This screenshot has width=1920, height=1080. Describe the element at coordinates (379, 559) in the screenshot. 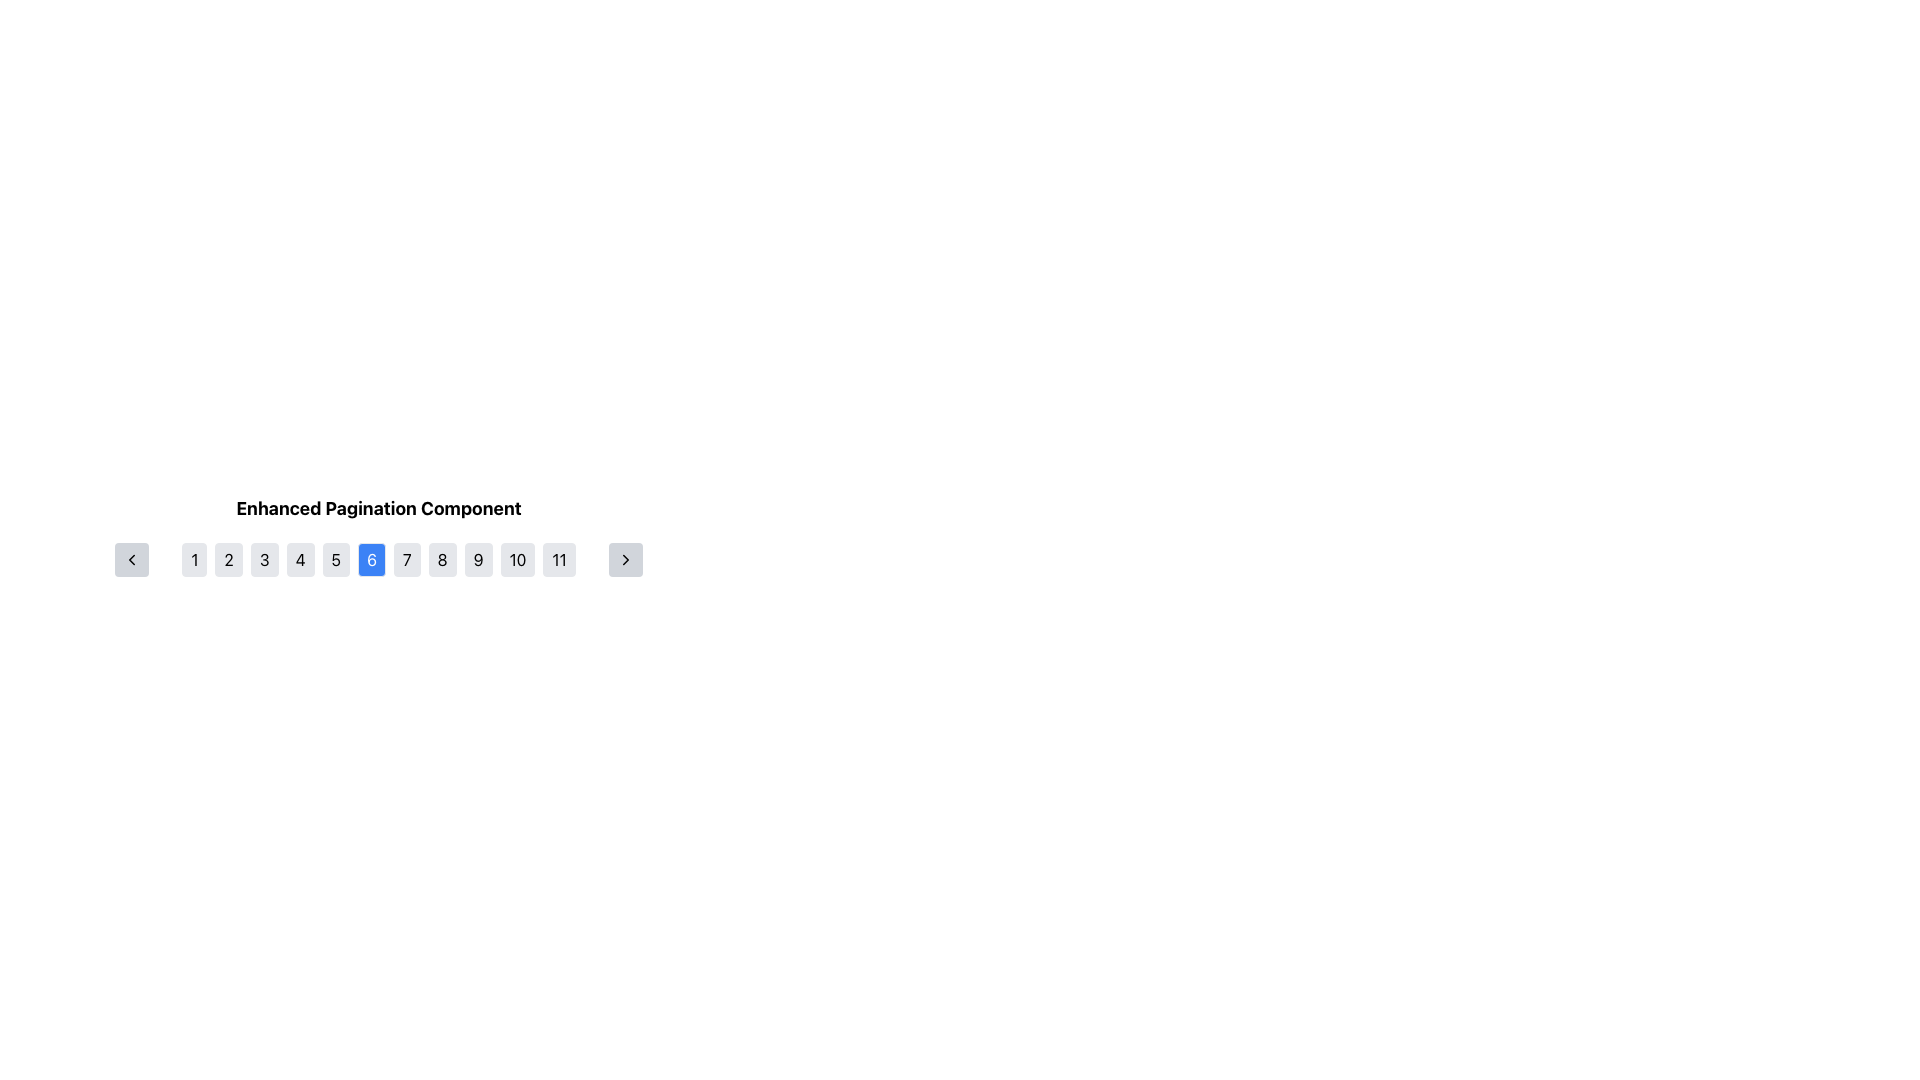

I see `the pagination button labeled '6', which has a blue background and white text` at that location.